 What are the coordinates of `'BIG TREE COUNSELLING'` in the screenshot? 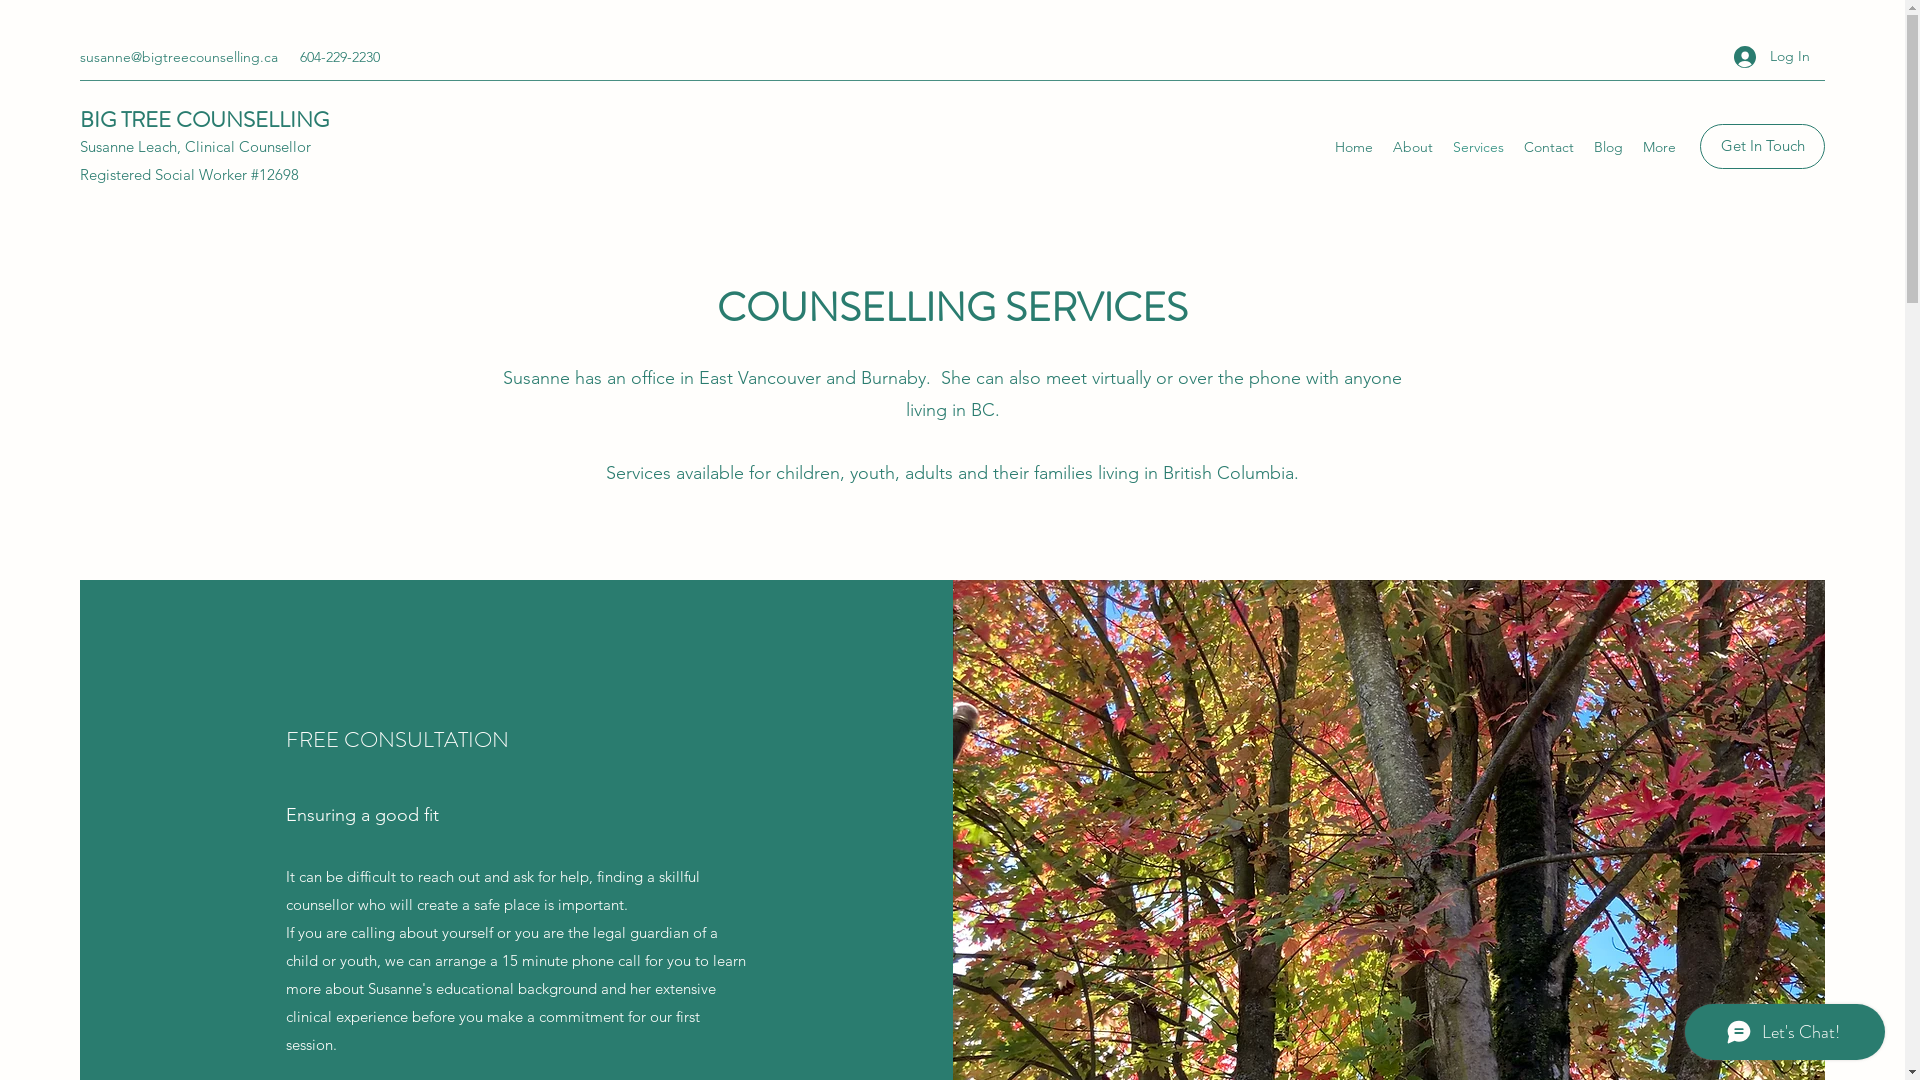 It's located at (204, 119).